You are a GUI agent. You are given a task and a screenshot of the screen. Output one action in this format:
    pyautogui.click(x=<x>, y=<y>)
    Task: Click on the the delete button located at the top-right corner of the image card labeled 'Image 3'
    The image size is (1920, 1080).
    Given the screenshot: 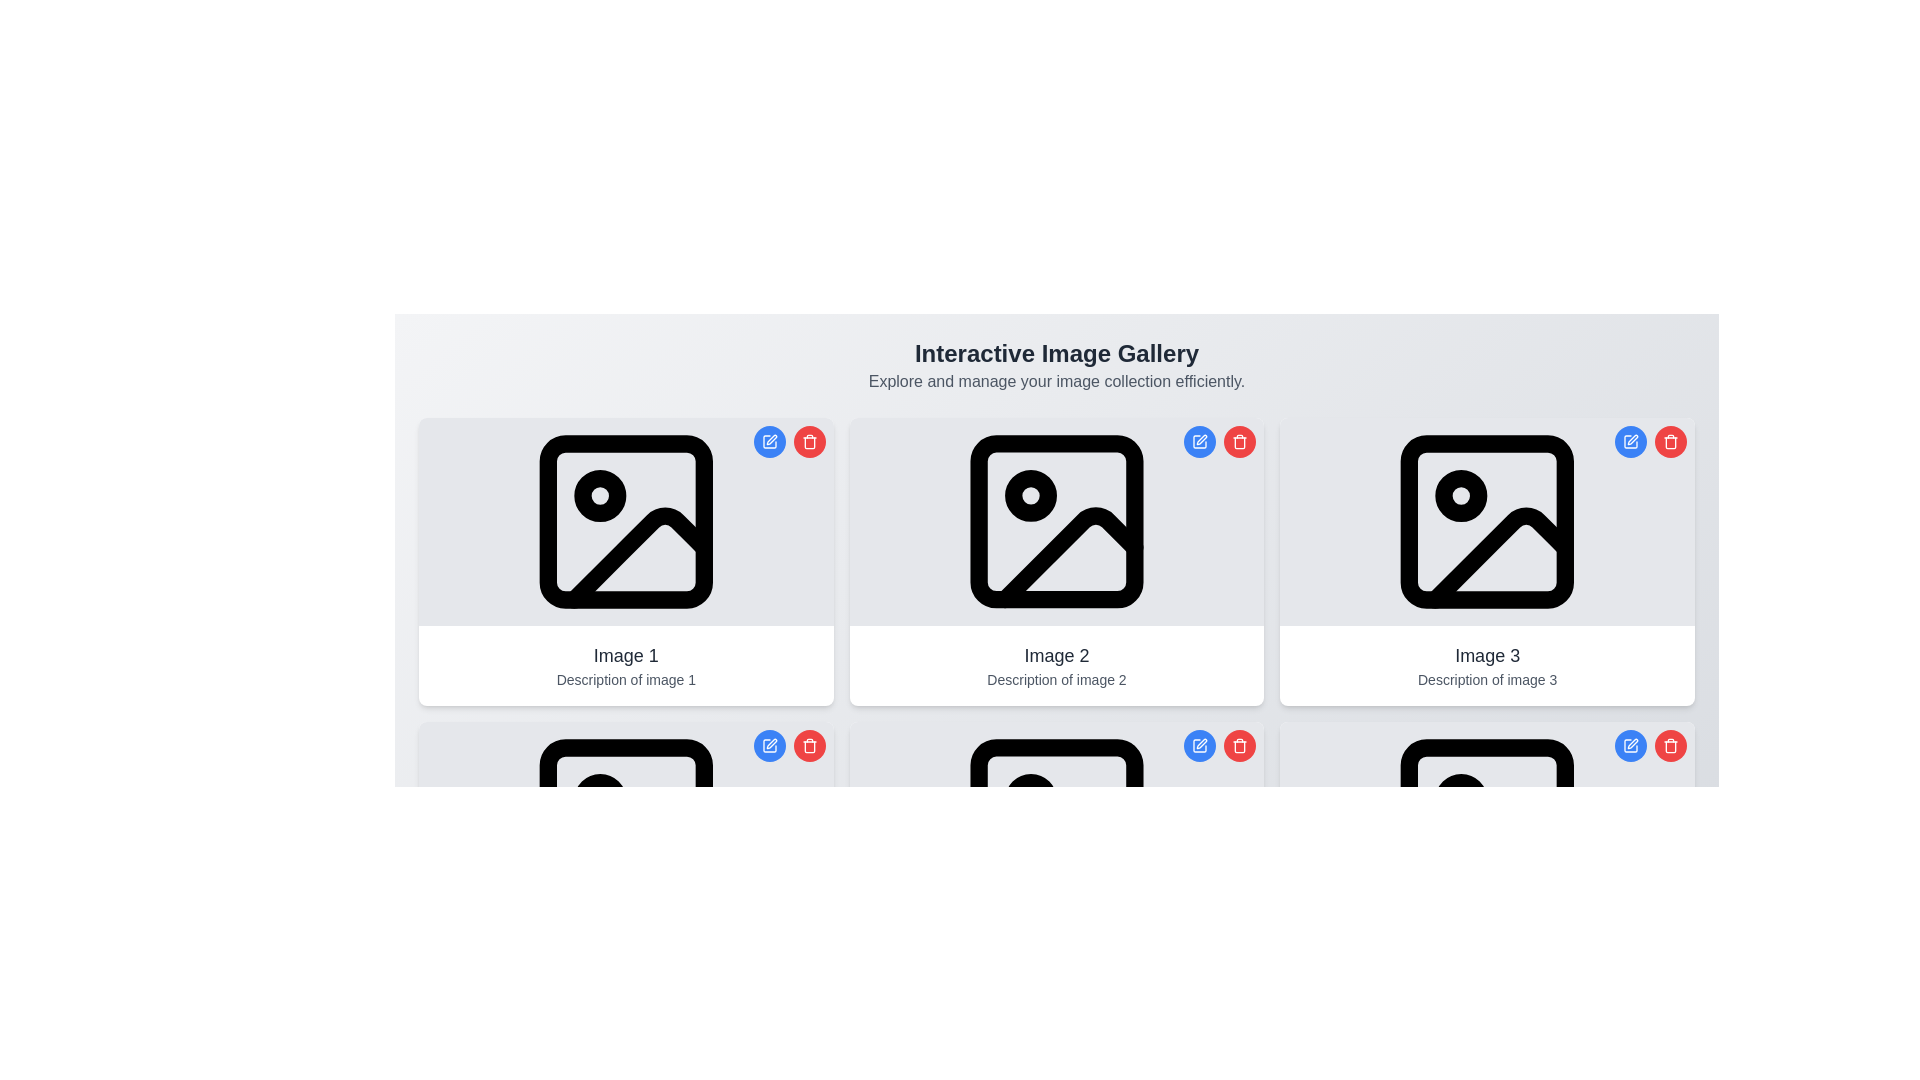 What is the action you would take?
    pyautogui.click(x=1670, y=745)
    